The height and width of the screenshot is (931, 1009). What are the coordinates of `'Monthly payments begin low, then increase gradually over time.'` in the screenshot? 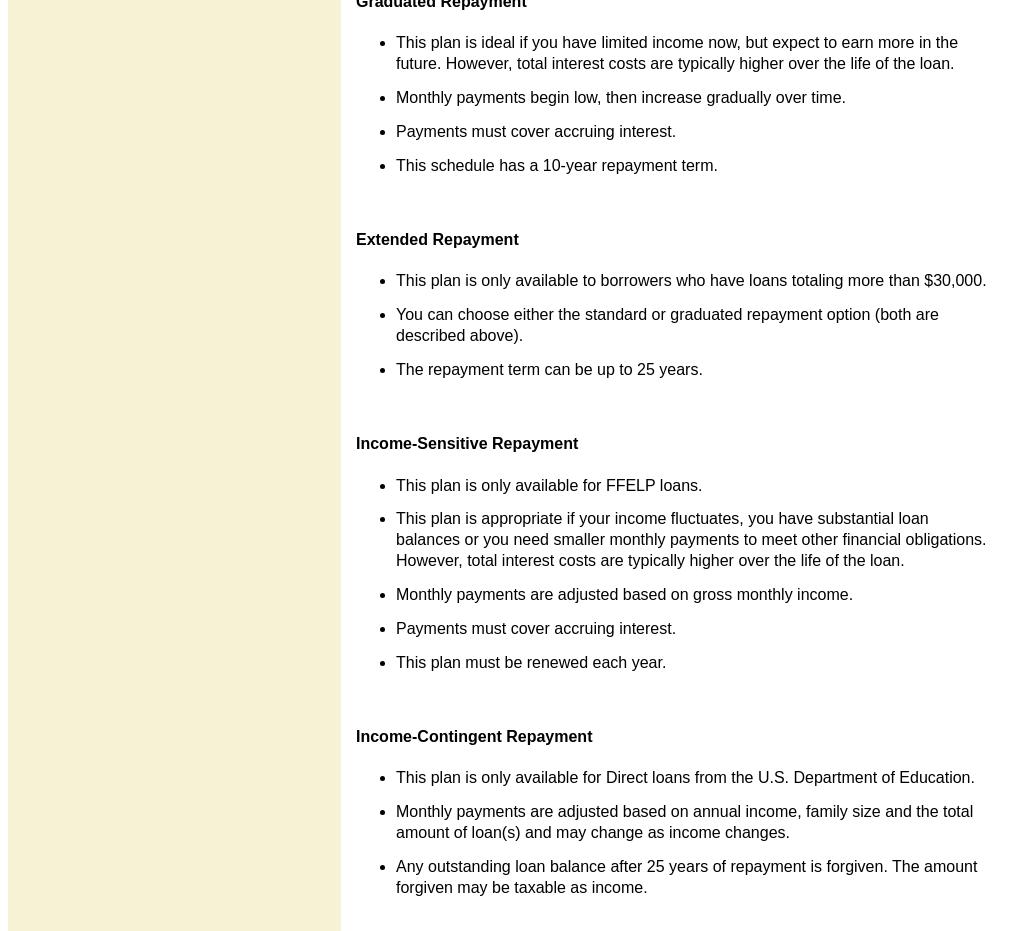 It's located at (621, 97).